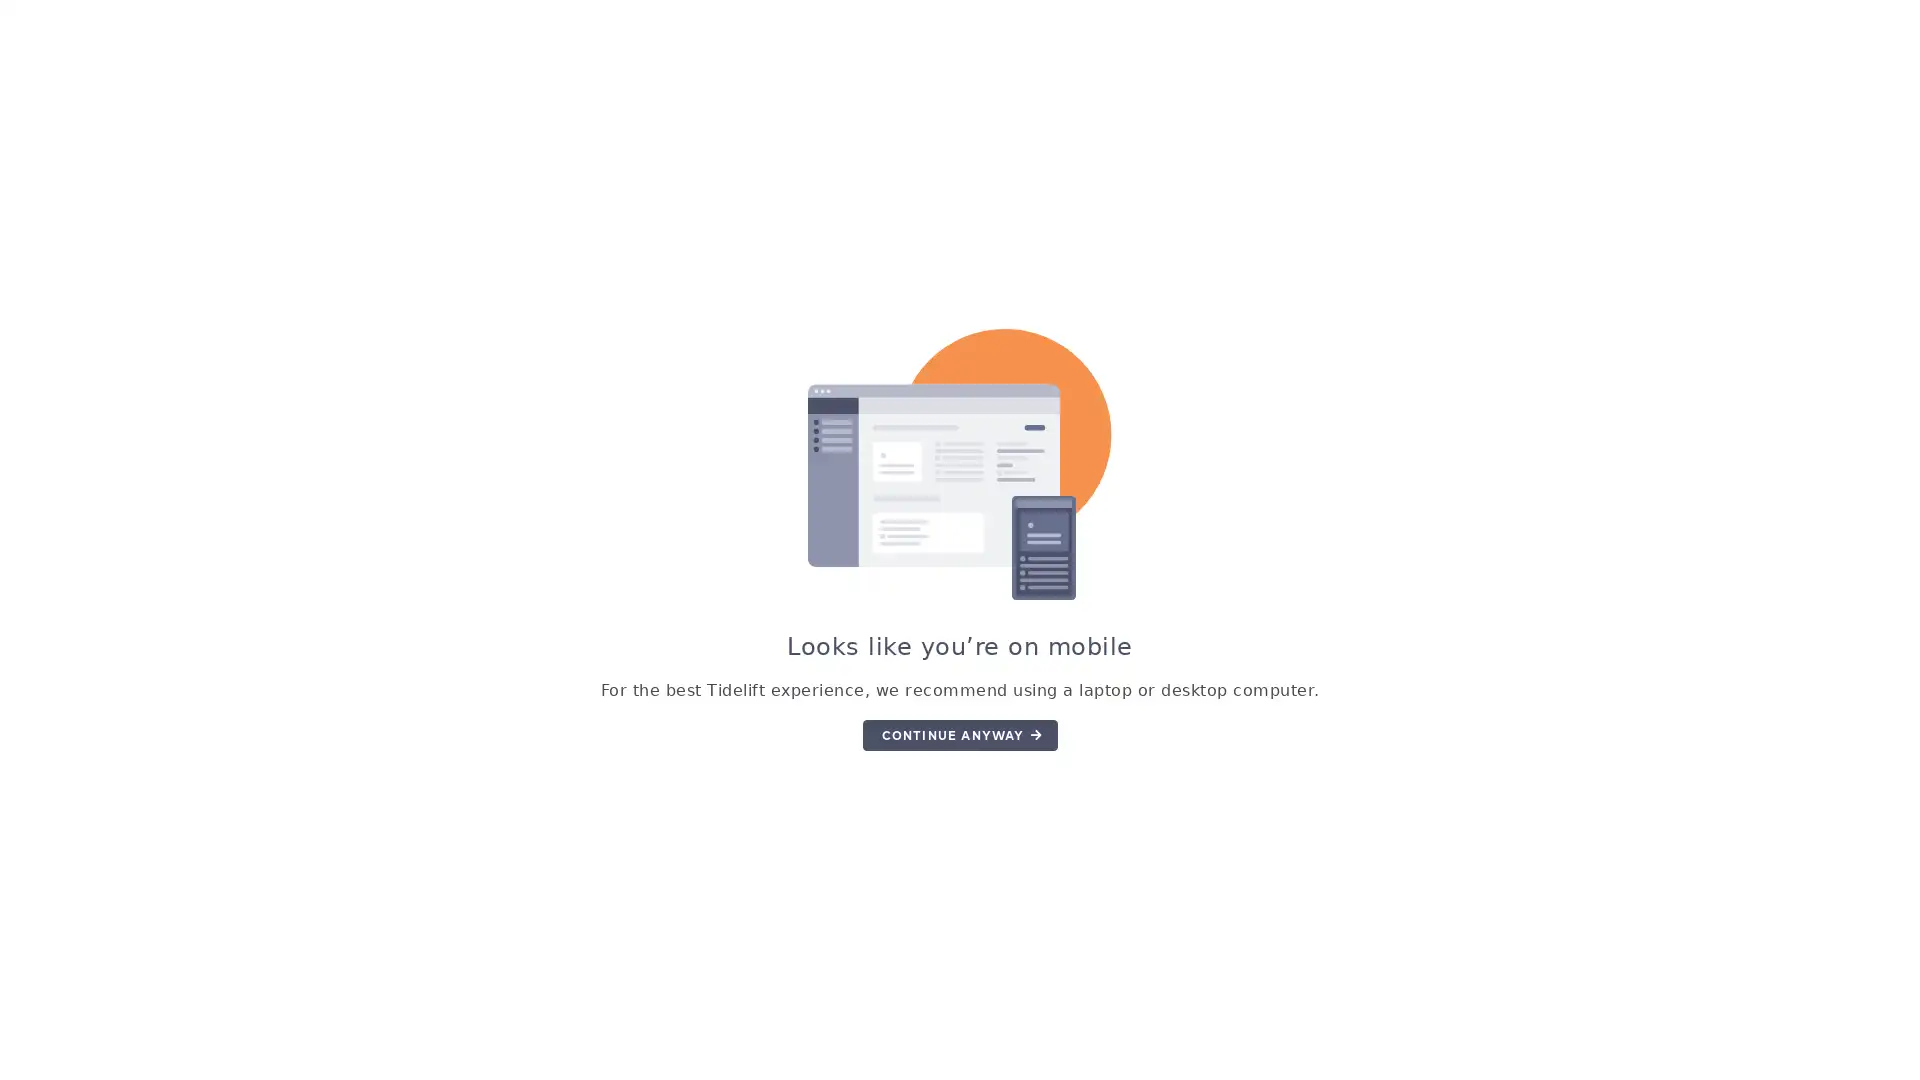 The image size is (1920, 1080). Describe the element at coordinates (1483, 42) in the screenshot. I see `GET STARTED` at that location.